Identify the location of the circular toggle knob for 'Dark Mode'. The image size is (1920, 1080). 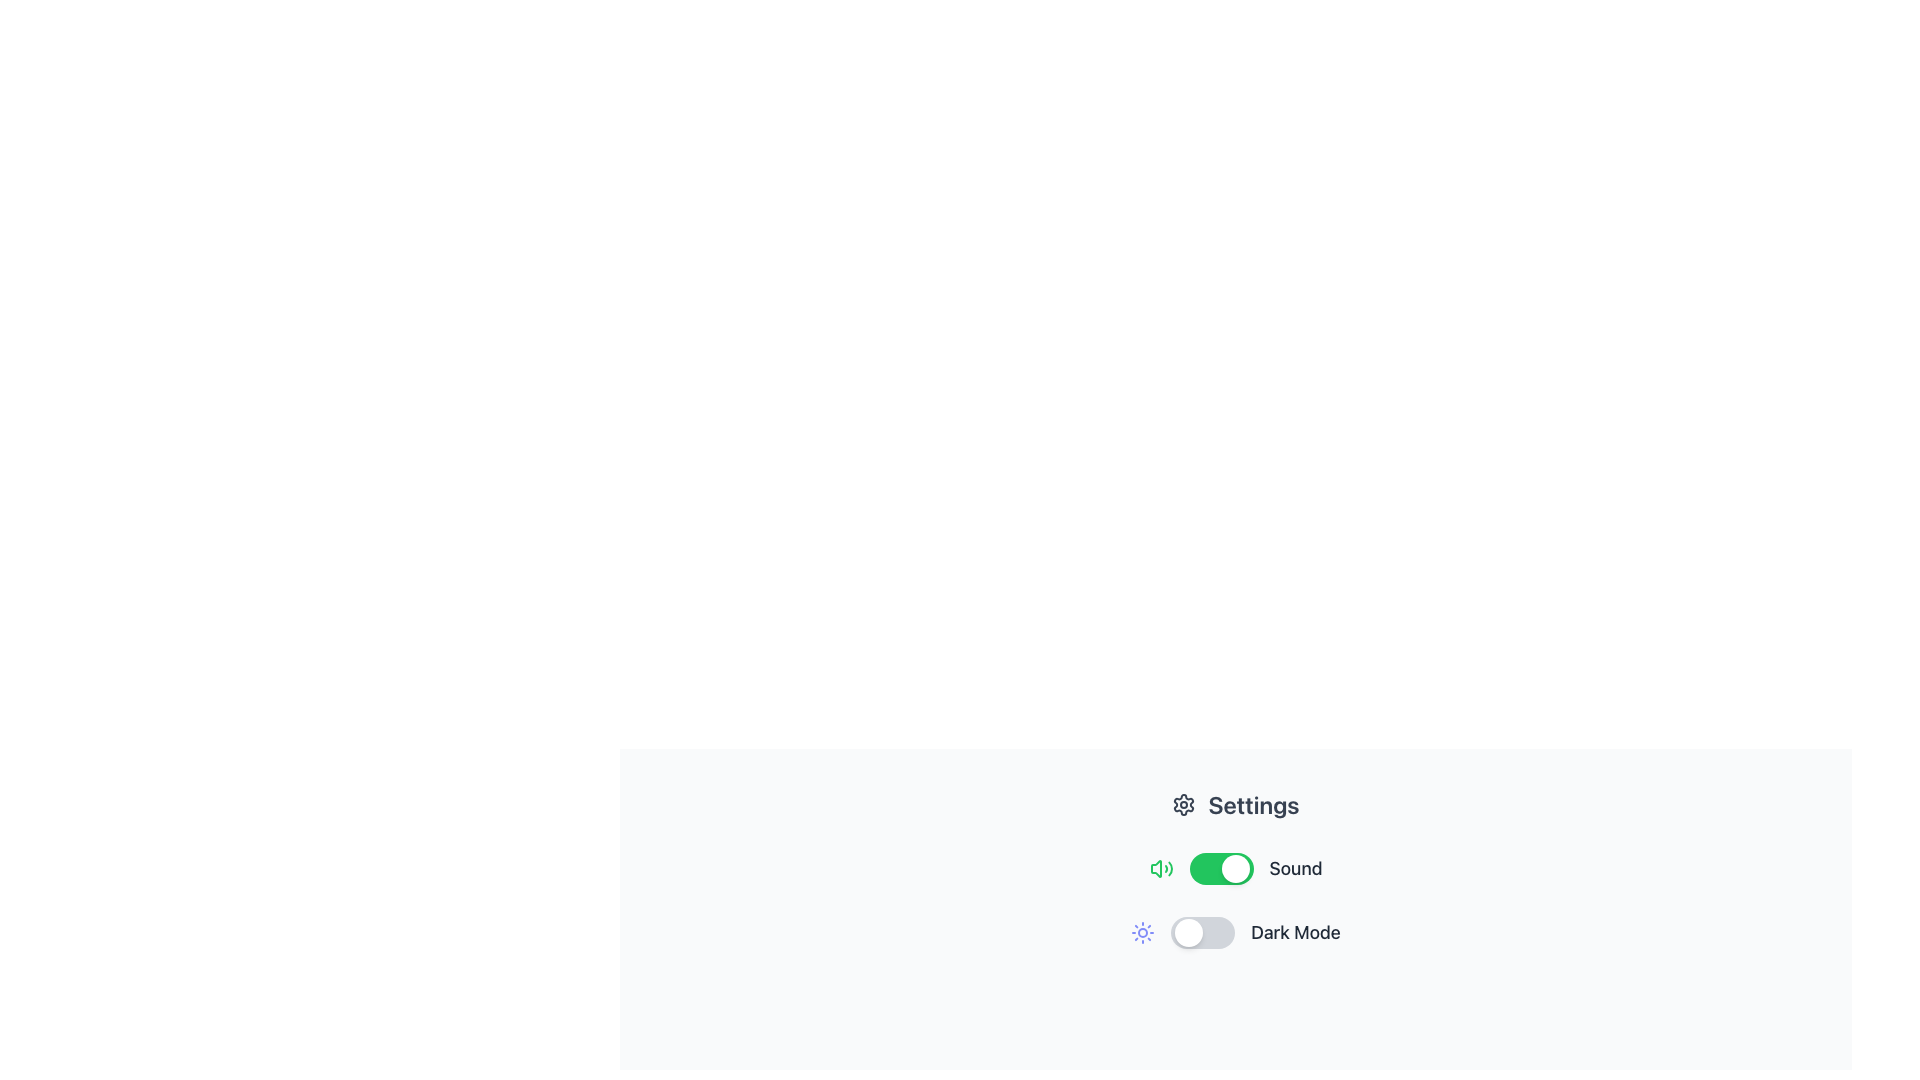
(1189, 933).